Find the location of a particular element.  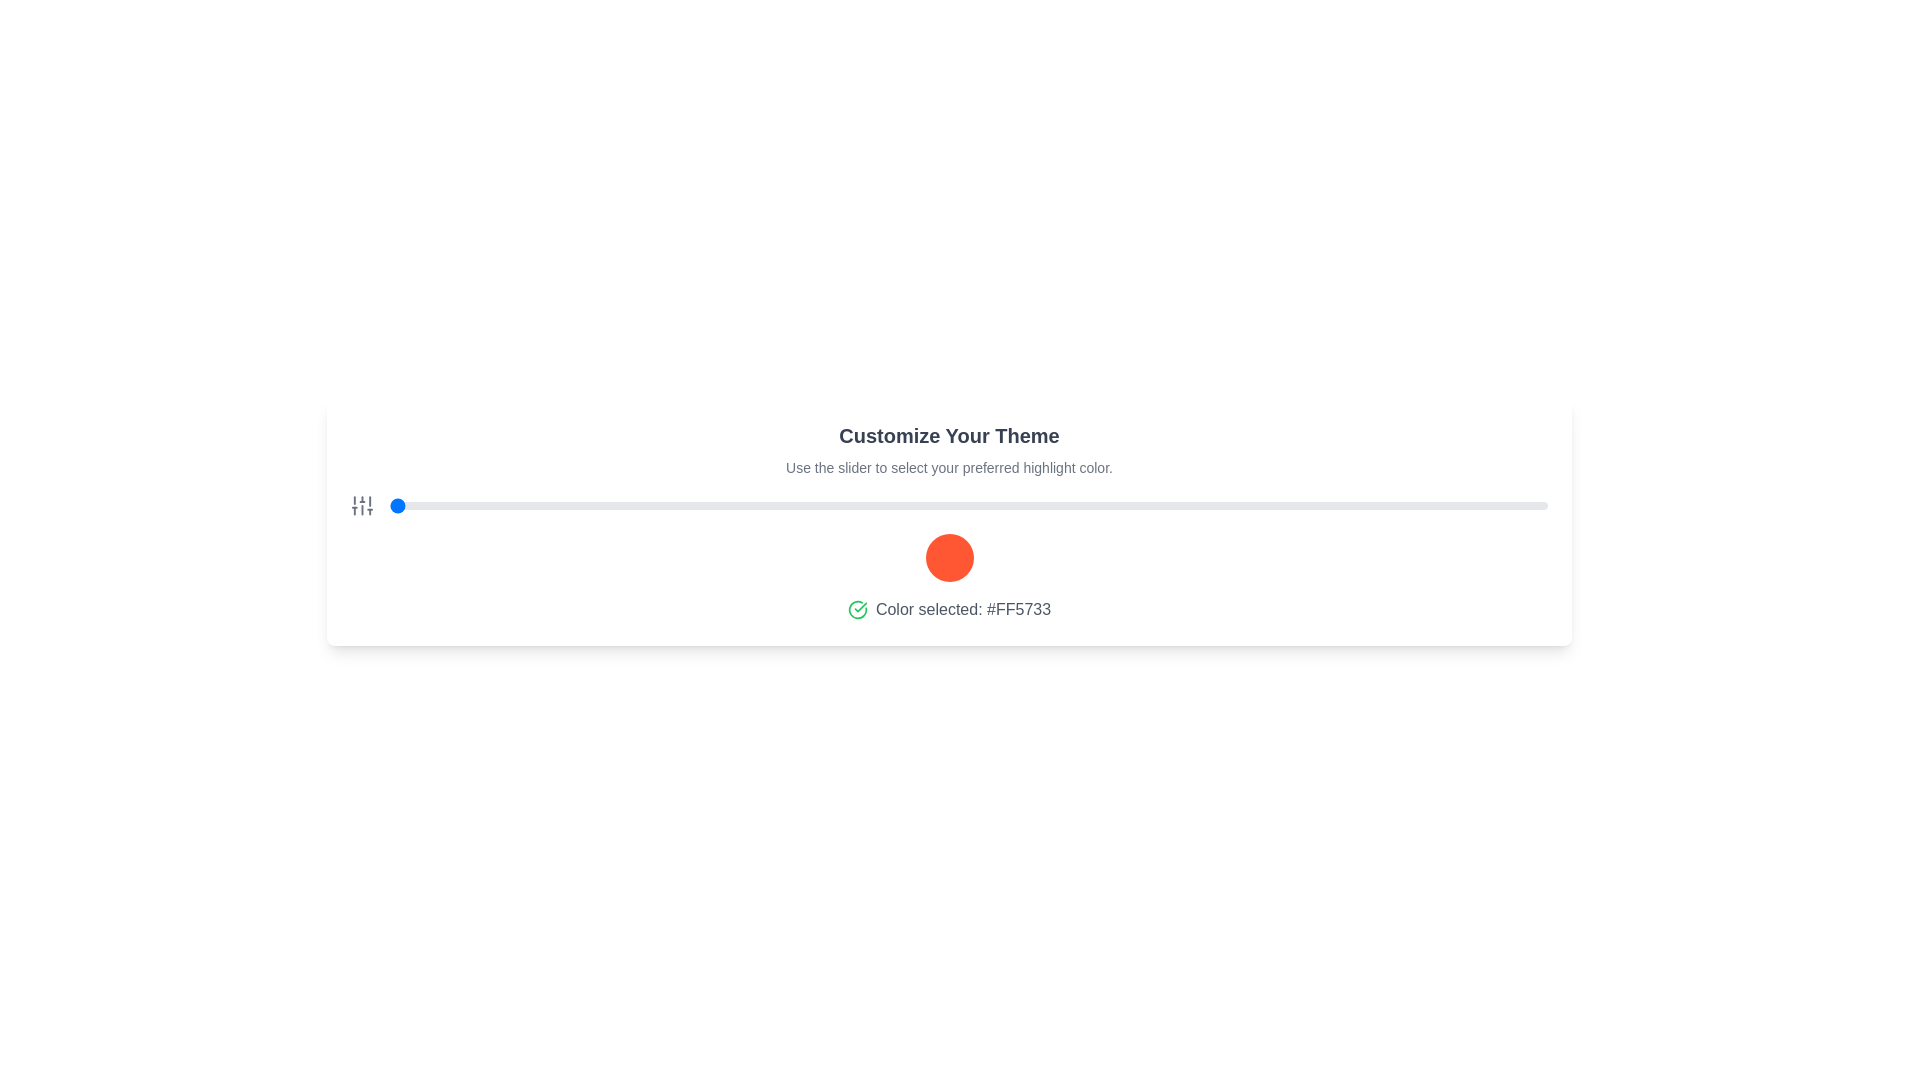

the slider value is located at coordinates (1408, 504).